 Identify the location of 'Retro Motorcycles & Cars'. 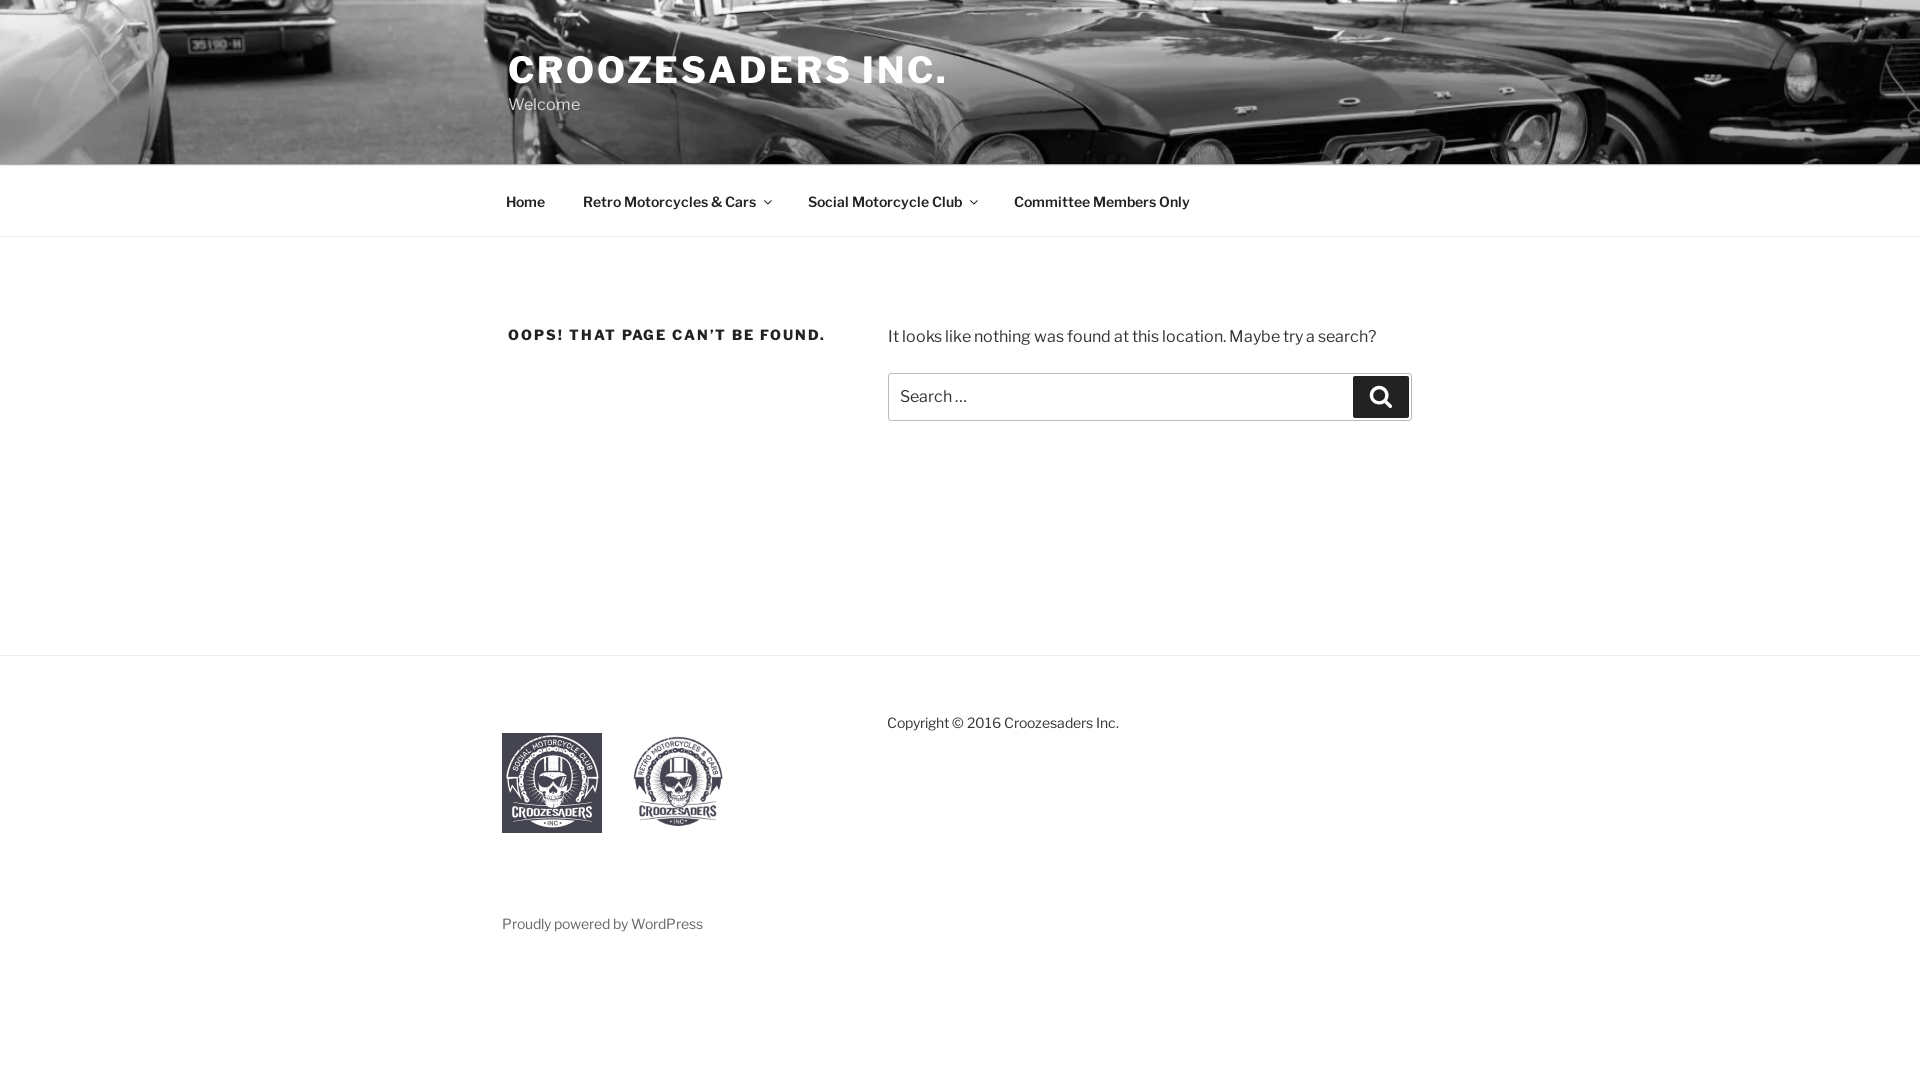
(676, 200).